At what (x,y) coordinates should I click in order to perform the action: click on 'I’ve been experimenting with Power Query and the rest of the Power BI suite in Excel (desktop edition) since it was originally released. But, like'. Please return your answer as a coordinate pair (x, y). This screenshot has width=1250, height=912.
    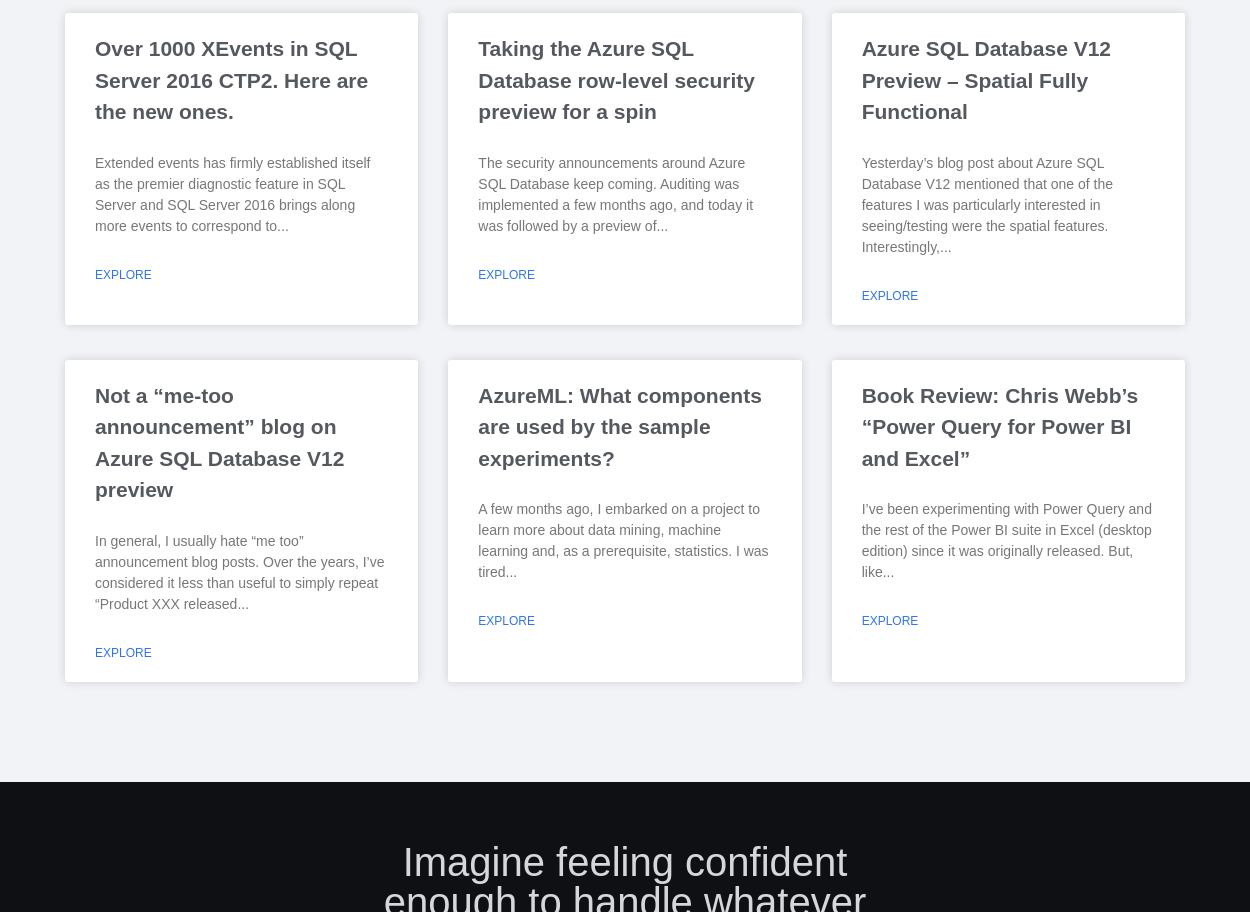
    Looking at the image, I should click on (1006, 540).